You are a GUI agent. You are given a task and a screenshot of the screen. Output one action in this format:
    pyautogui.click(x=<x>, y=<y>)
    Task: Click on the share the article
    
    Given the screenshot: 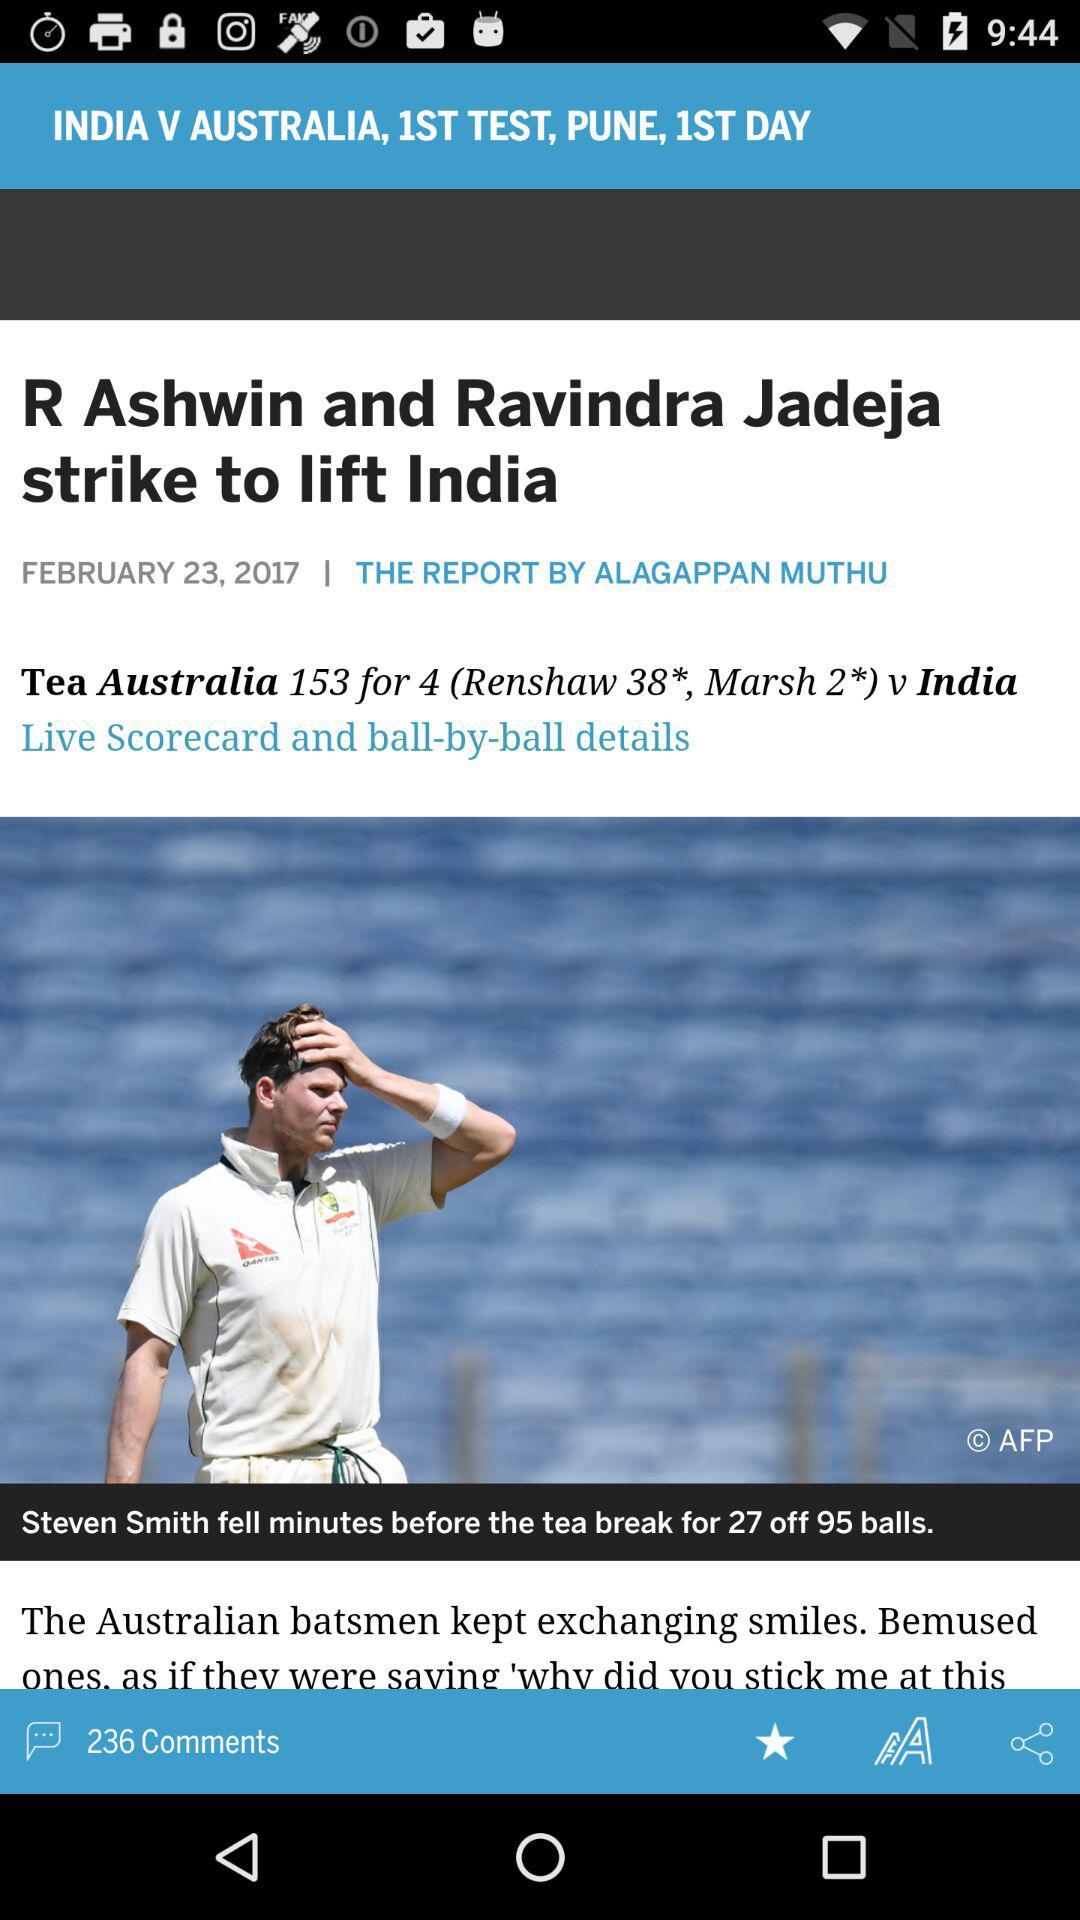 What is the action you would take?
    pyautogui.click(x=1032, y=1742)
    